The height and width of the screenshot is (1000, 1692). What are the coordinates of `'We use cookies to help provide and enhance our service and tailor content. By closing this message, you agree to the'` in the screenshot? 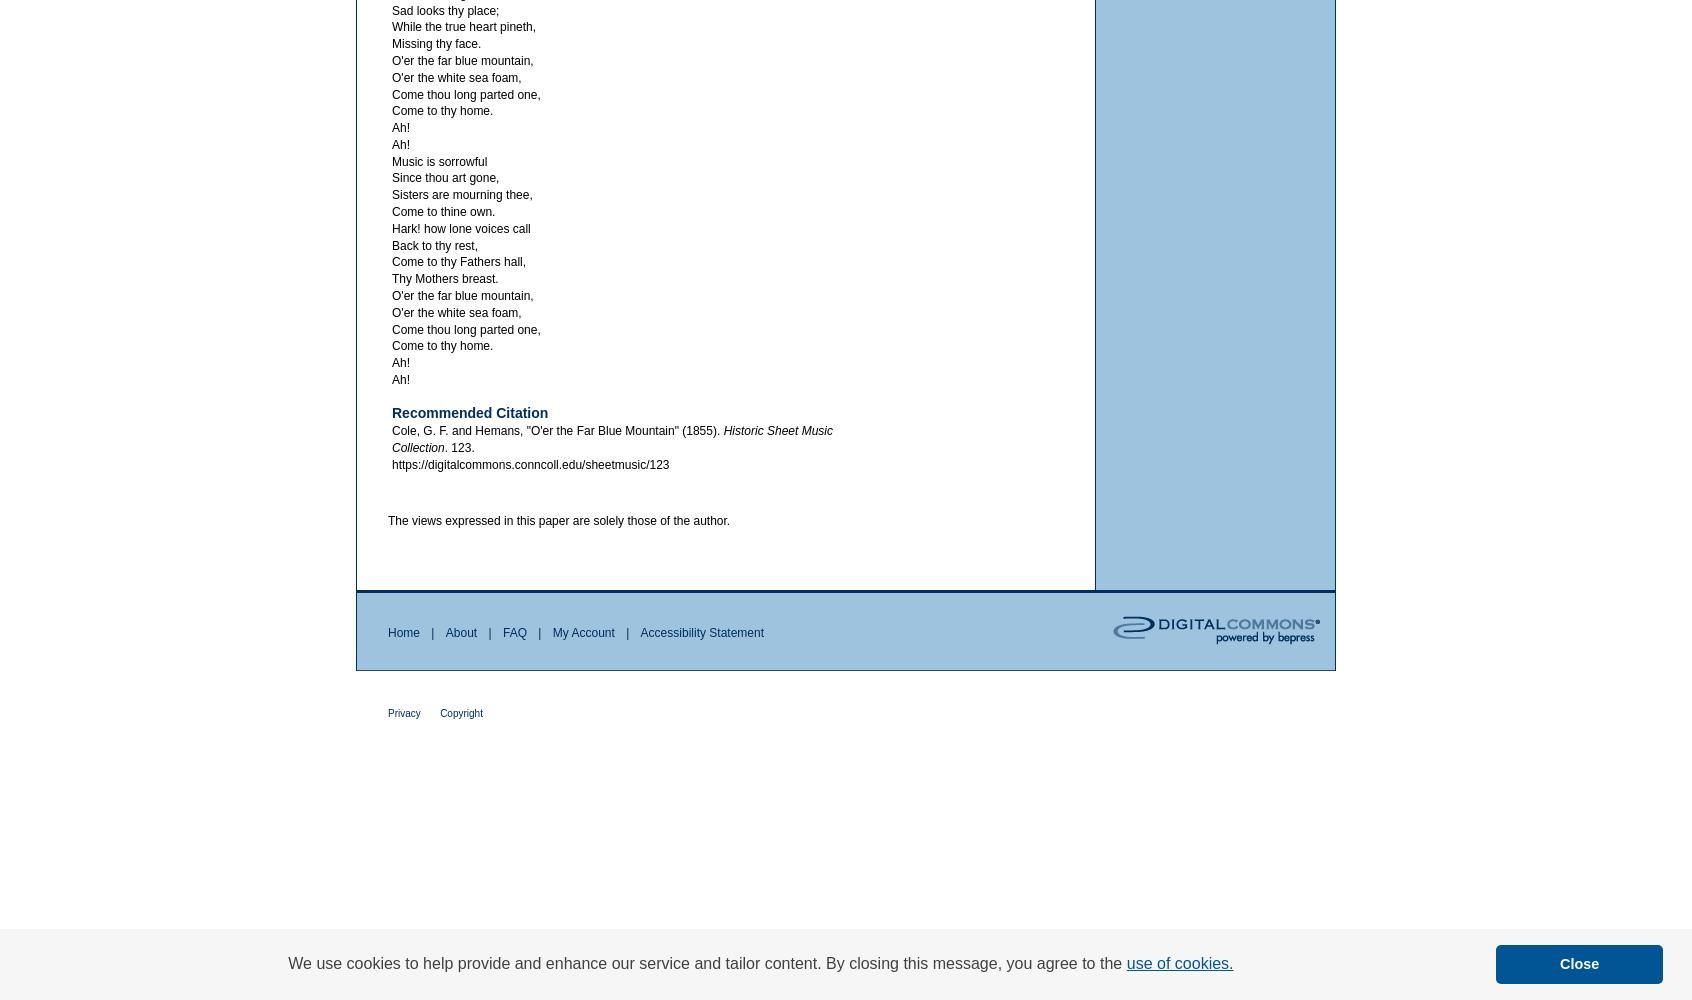 It's located at (705, 962).